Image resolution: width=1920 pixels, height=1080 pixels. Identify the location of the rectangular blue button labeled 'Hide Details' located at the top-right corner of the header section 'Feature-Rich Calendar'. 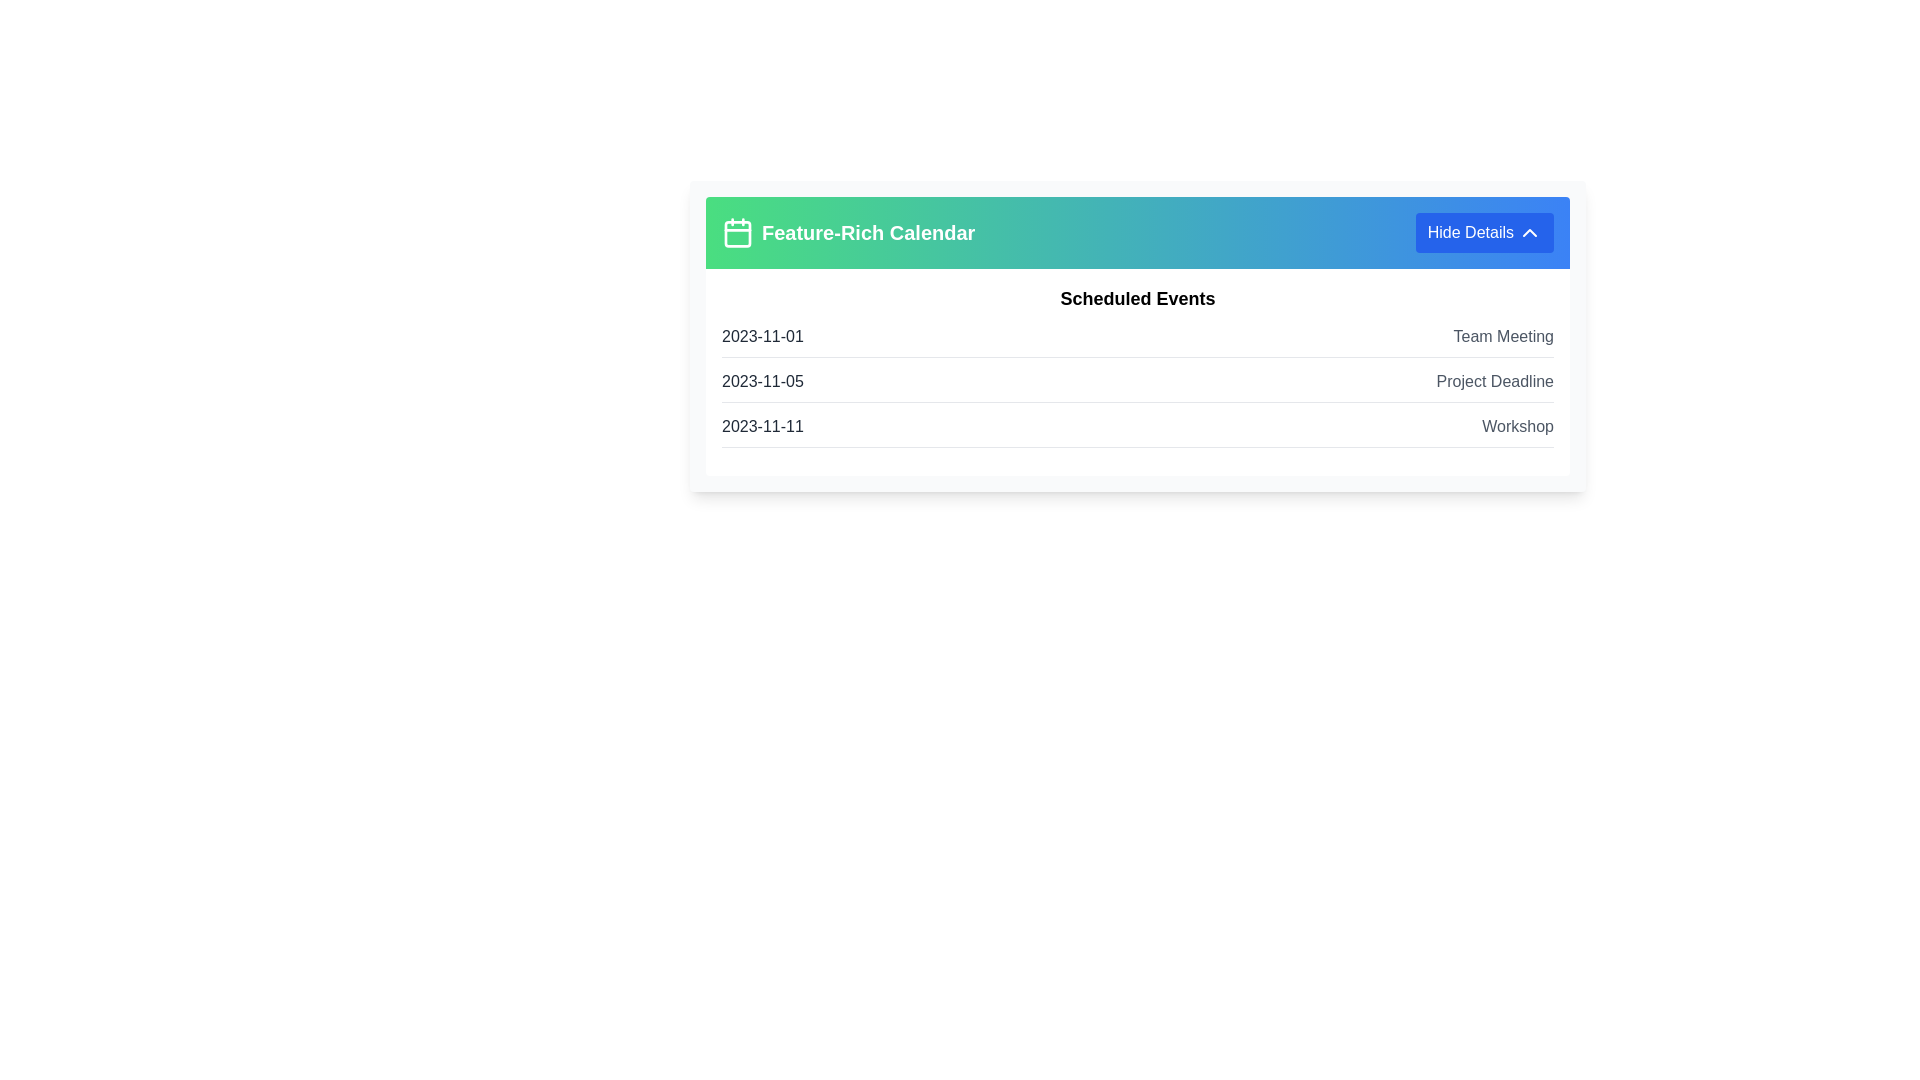
(1483, 231).